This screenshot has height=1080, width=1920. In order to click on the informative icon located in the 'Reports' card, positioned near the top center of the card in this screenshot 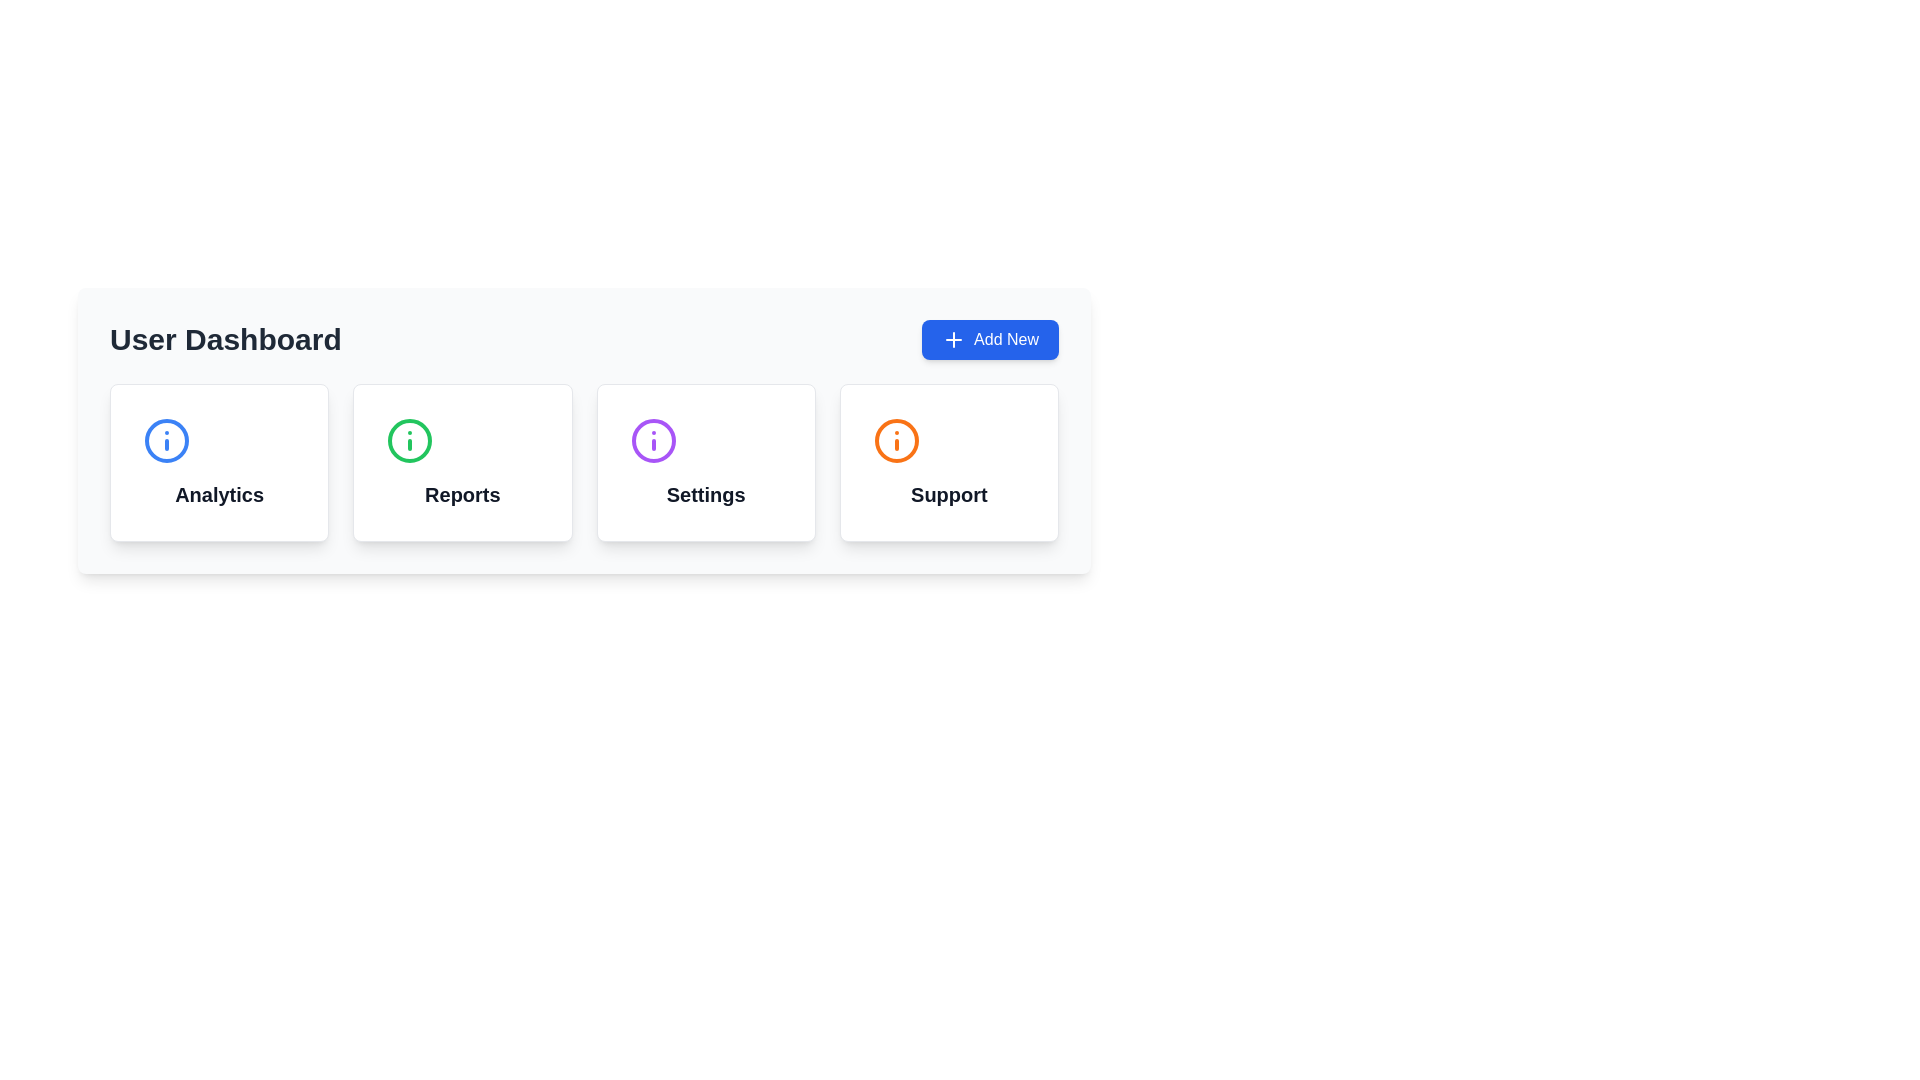, I will do `click(409, 439)`.